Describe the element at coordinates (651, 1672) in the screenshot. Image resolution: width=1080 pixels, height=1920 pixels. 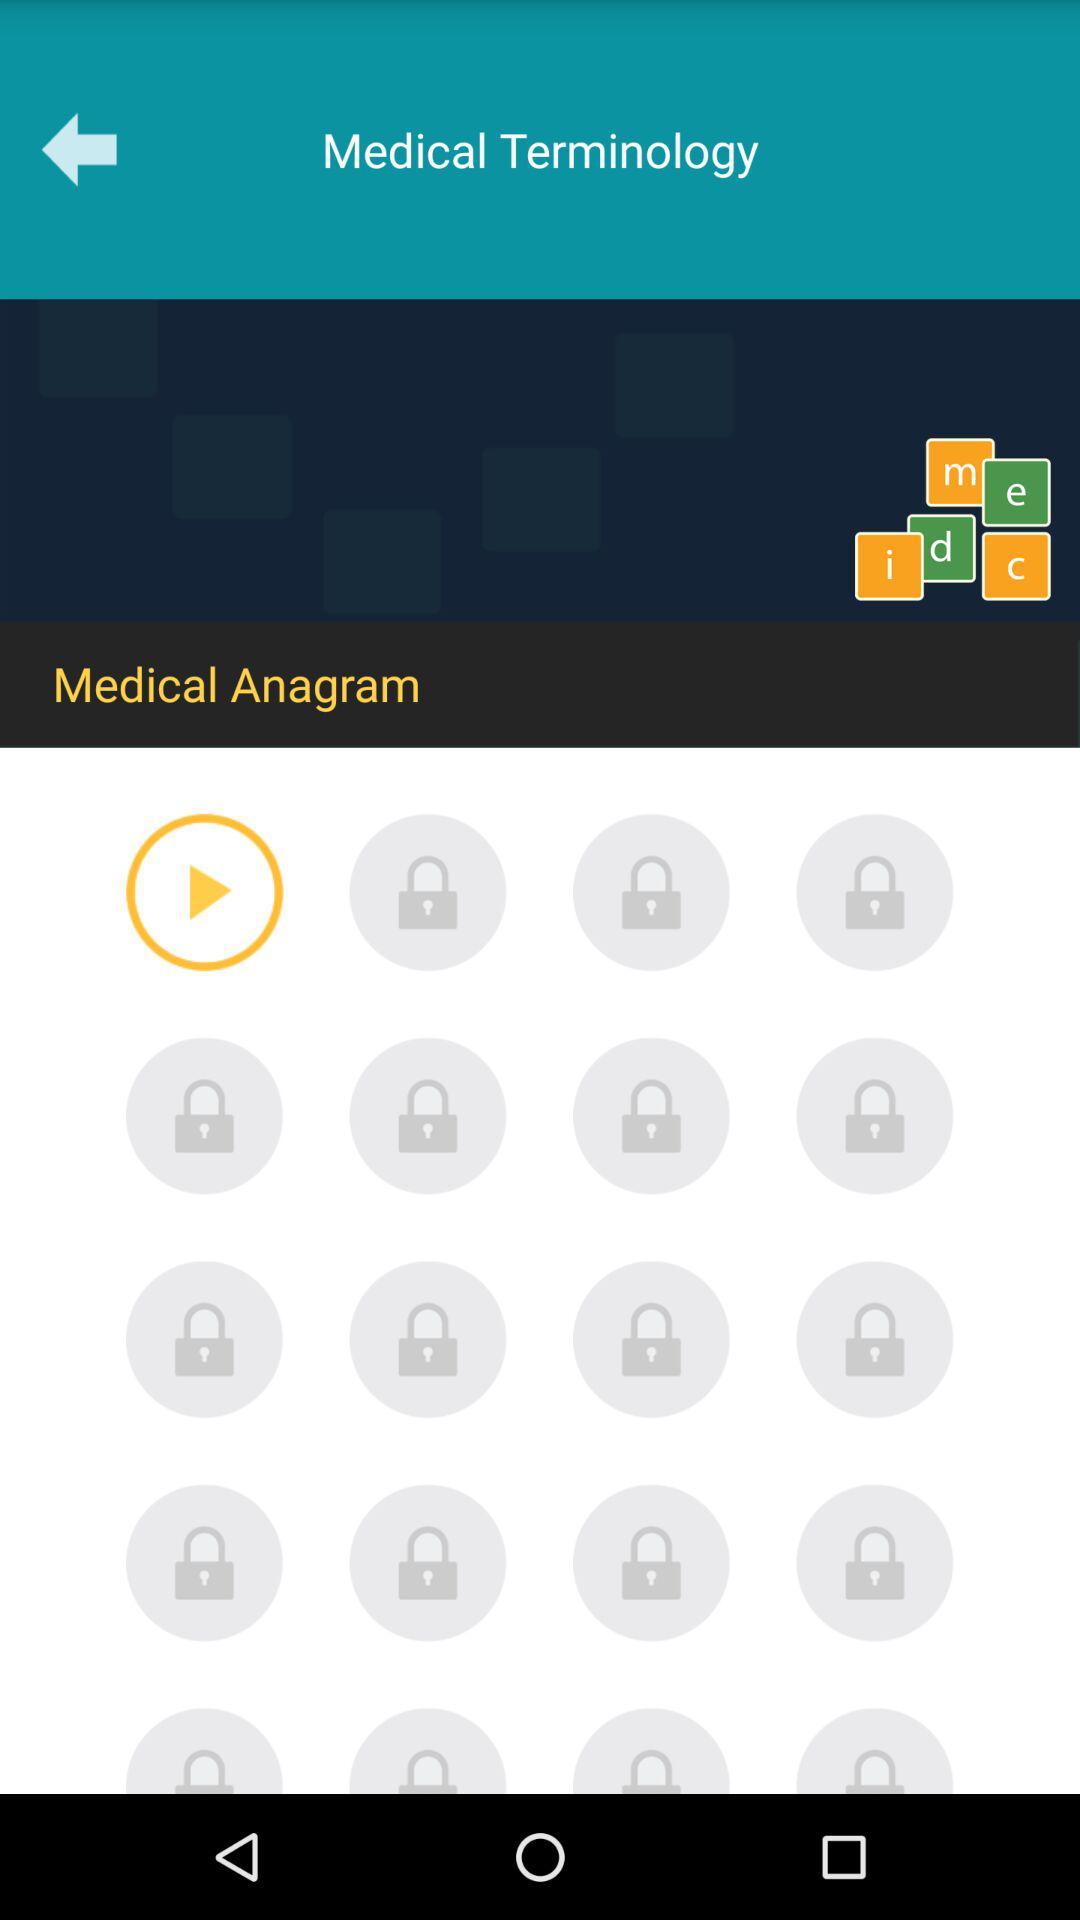
I see `the lock icon` at that location.